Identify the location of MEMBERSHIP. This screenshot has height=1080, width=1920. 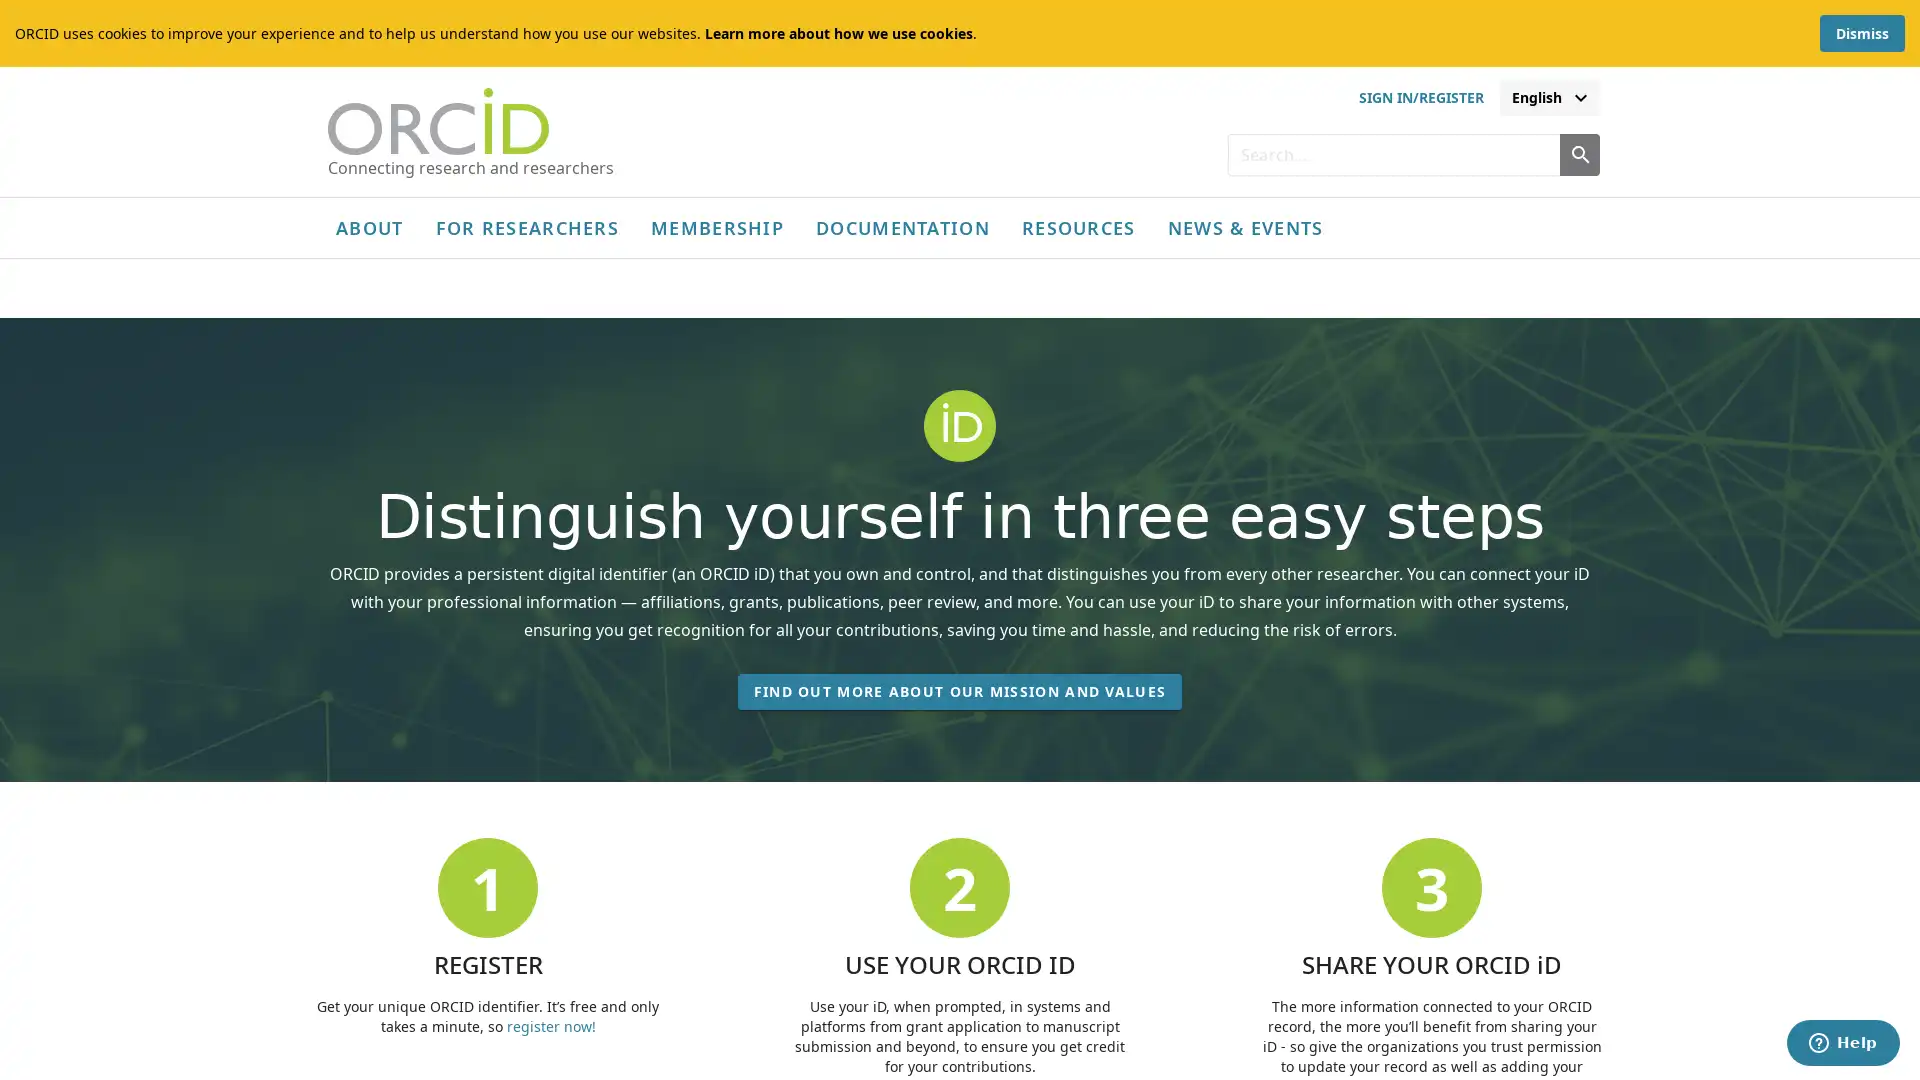
(717, 226).